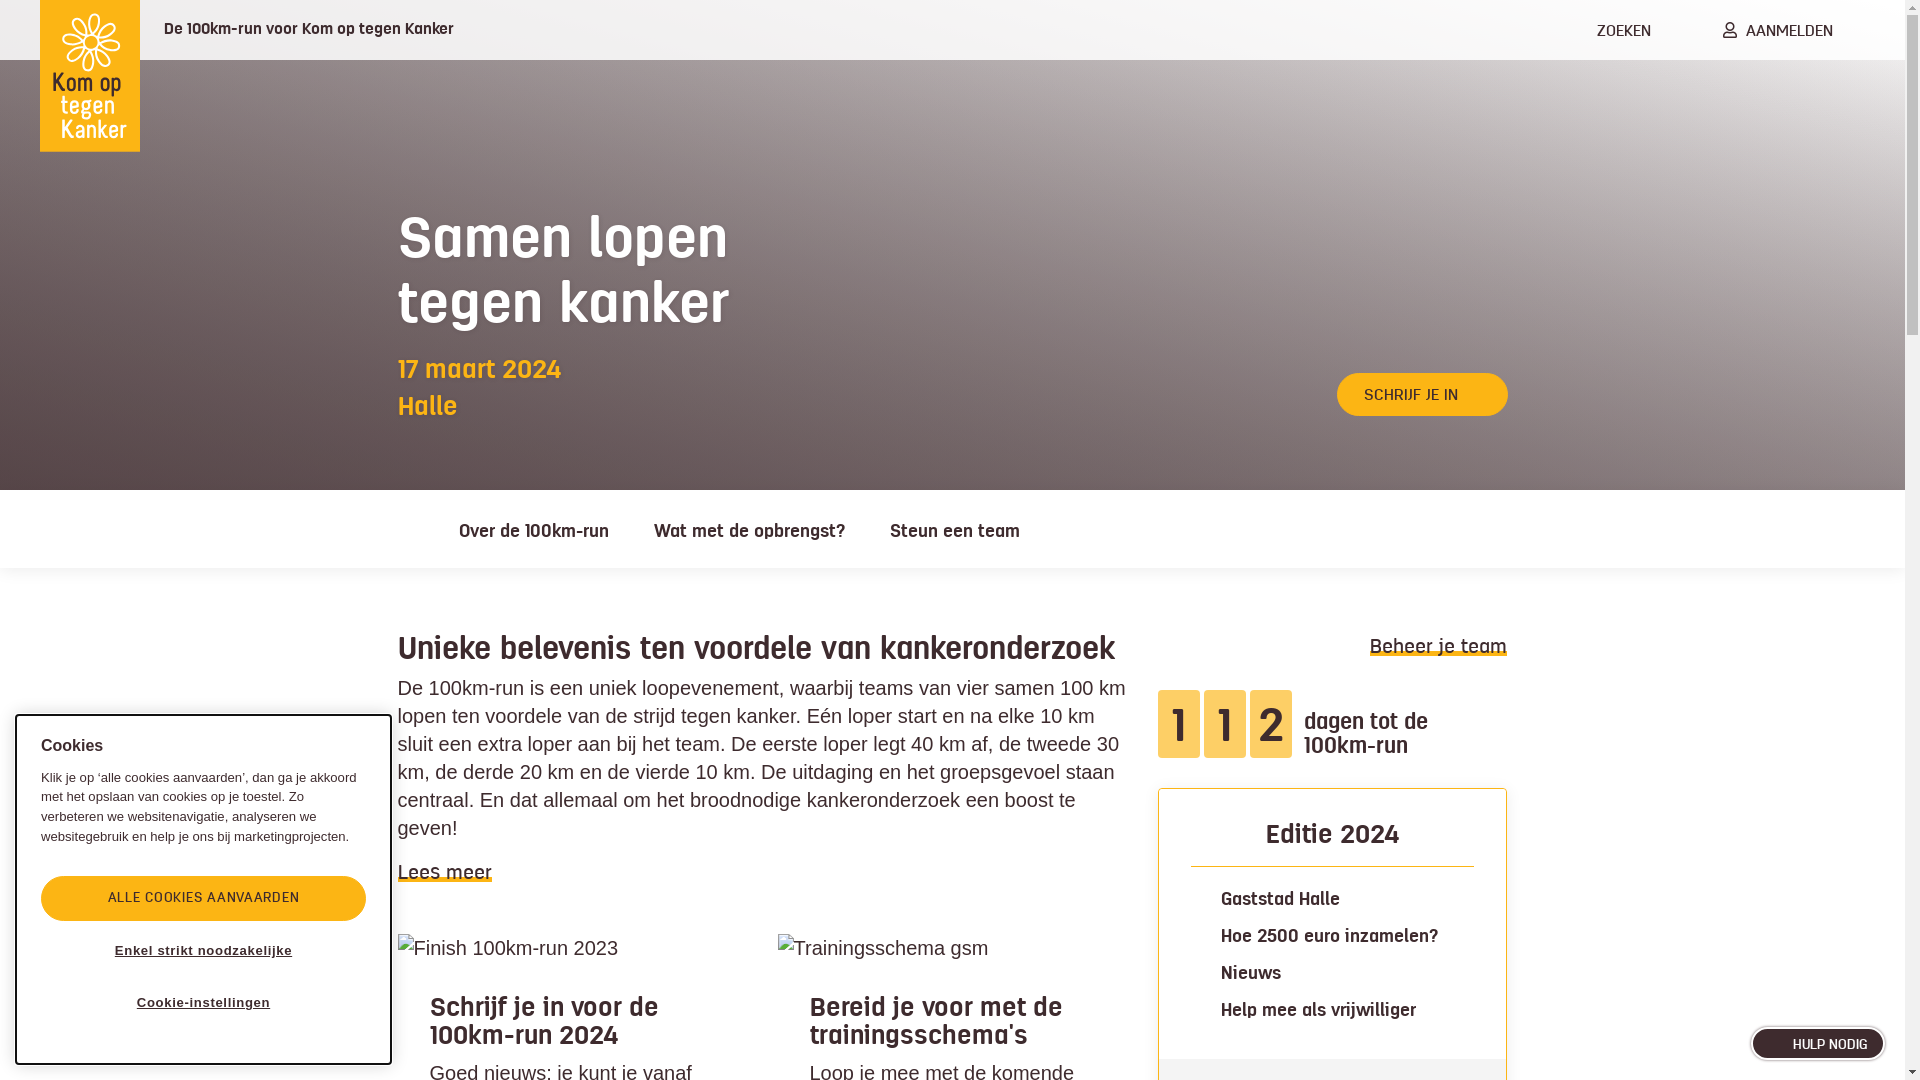  I want to click on 'Enkel strikt noodzakelijke', so click(203, 950).